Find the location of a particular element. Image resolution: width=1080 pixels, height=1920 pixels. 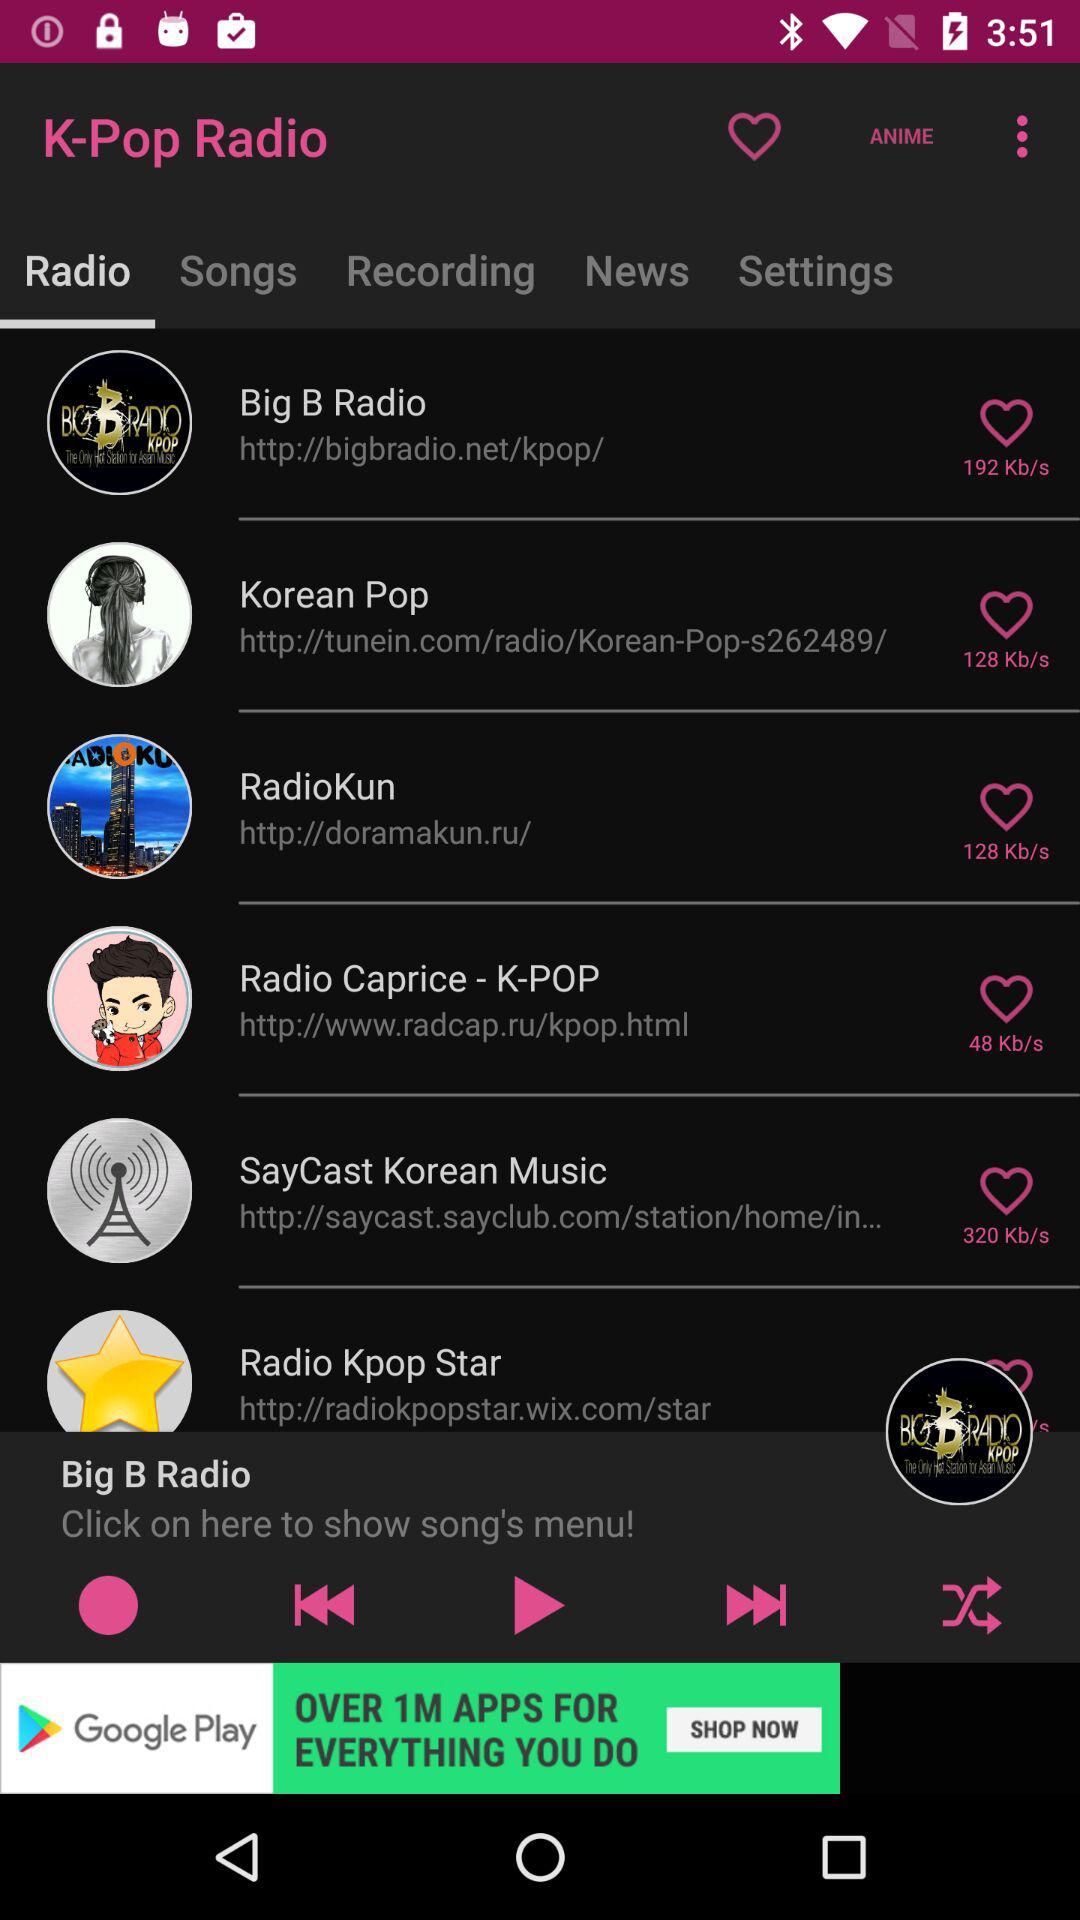

the skip_next icon is located at coordinates (756, 1604).